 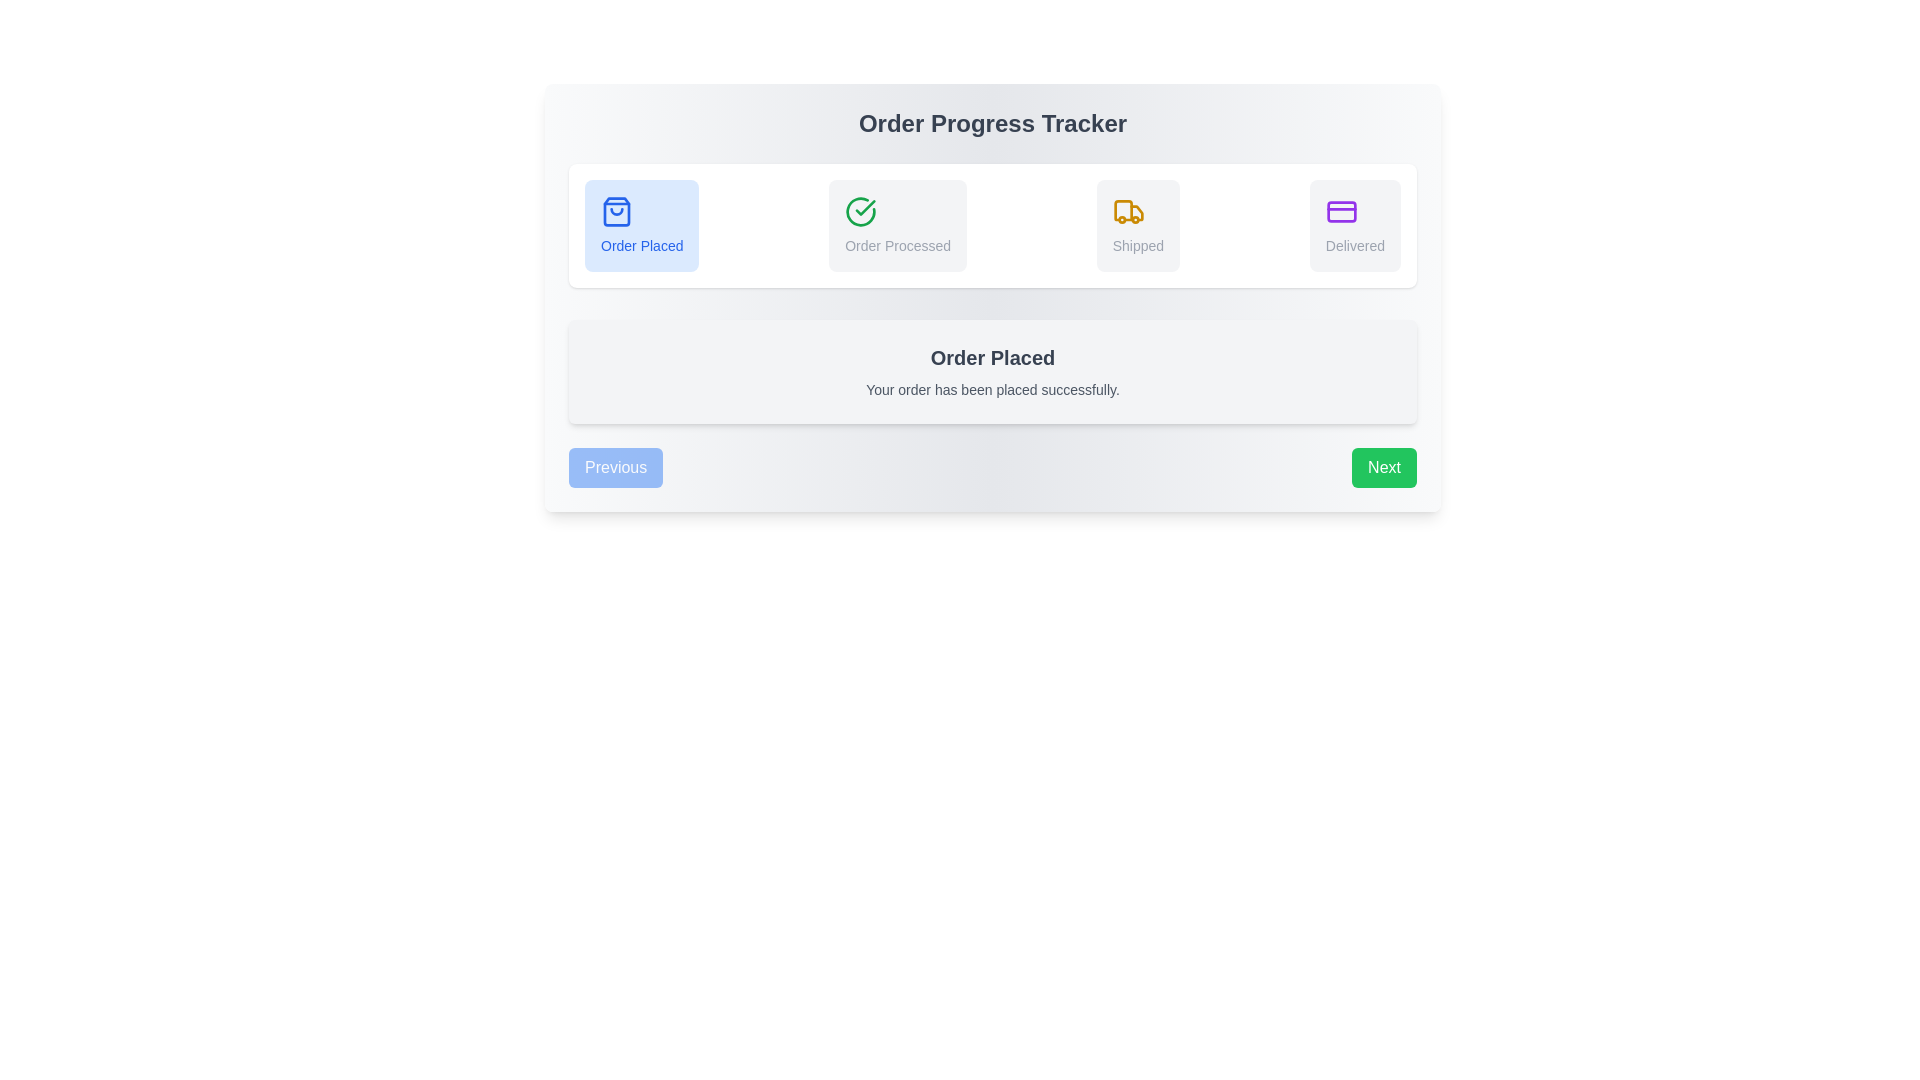 I want to click on the status text of the 'Delivered' status card in the Order Progress Tracker, which is the fourth card in the sequence, so click(x=1355, y=225).